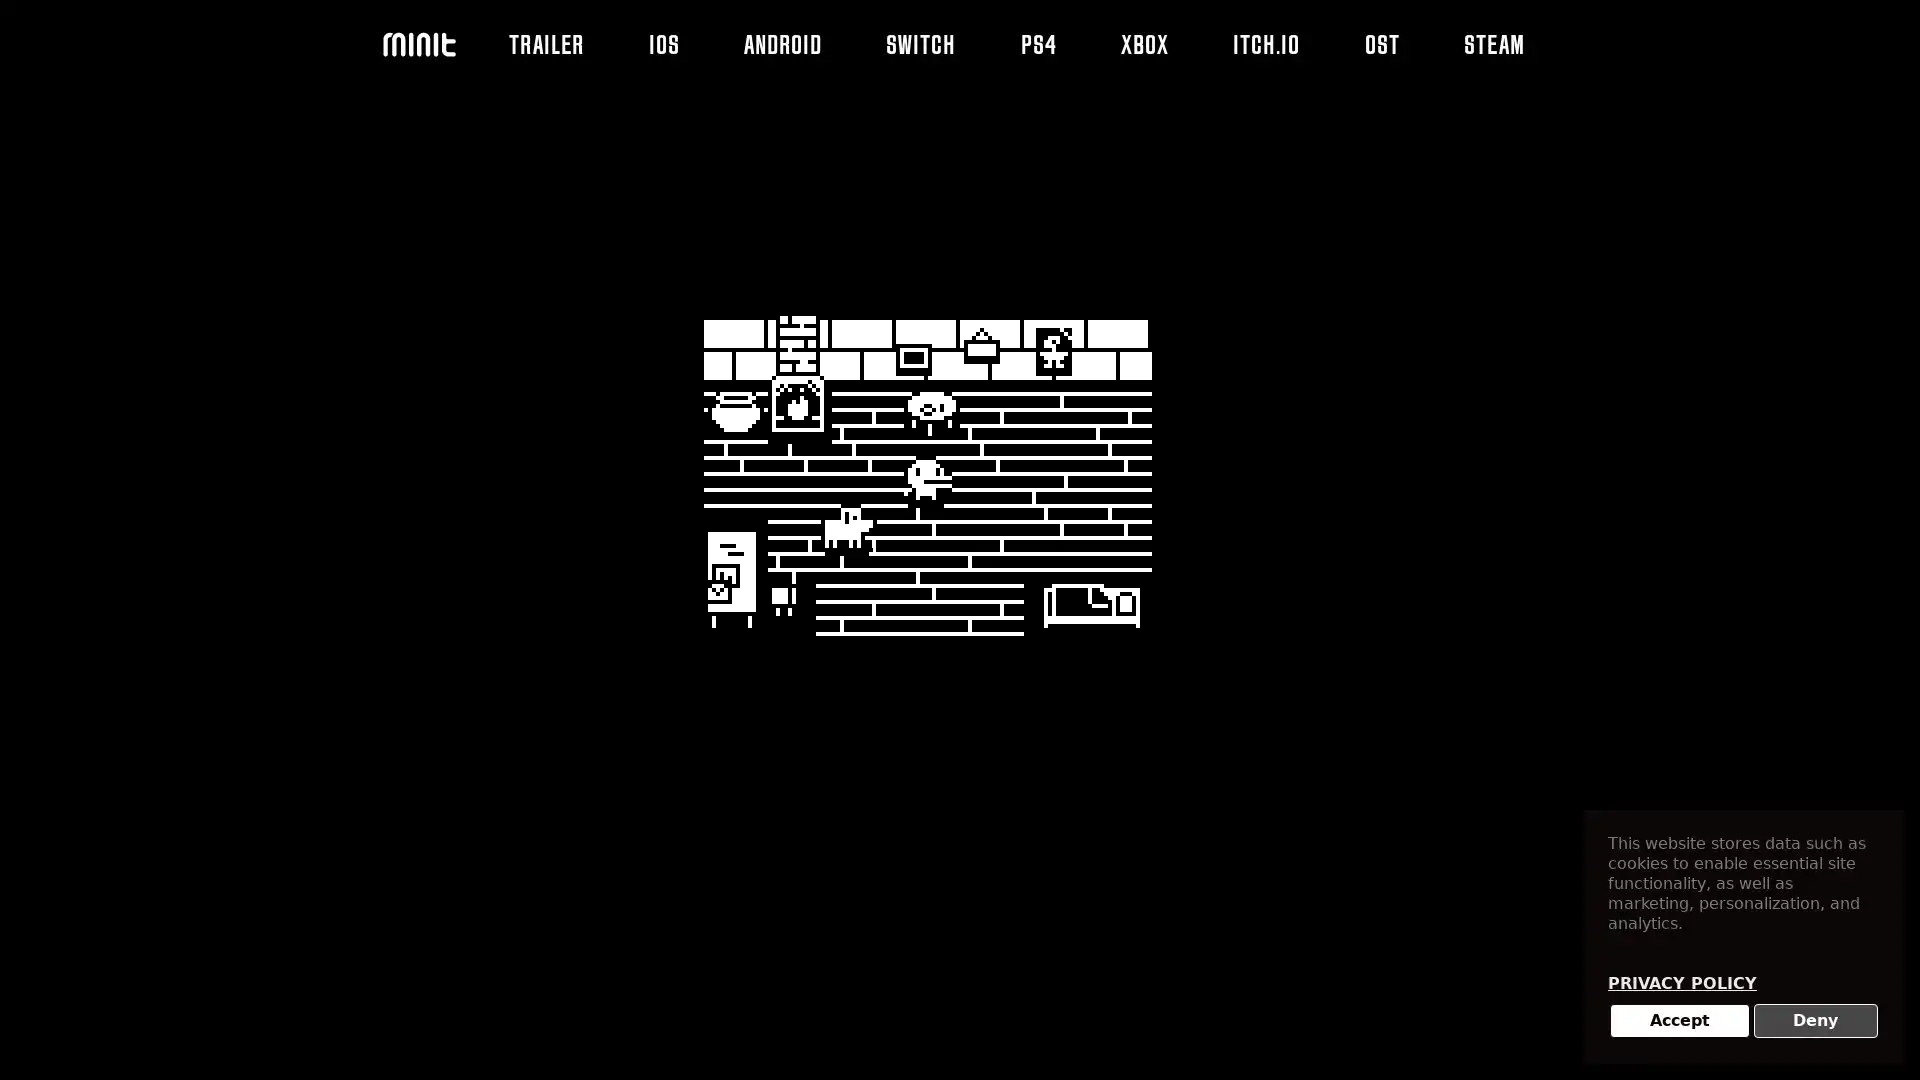  I want to click on Accept, so click(1679, 1021).